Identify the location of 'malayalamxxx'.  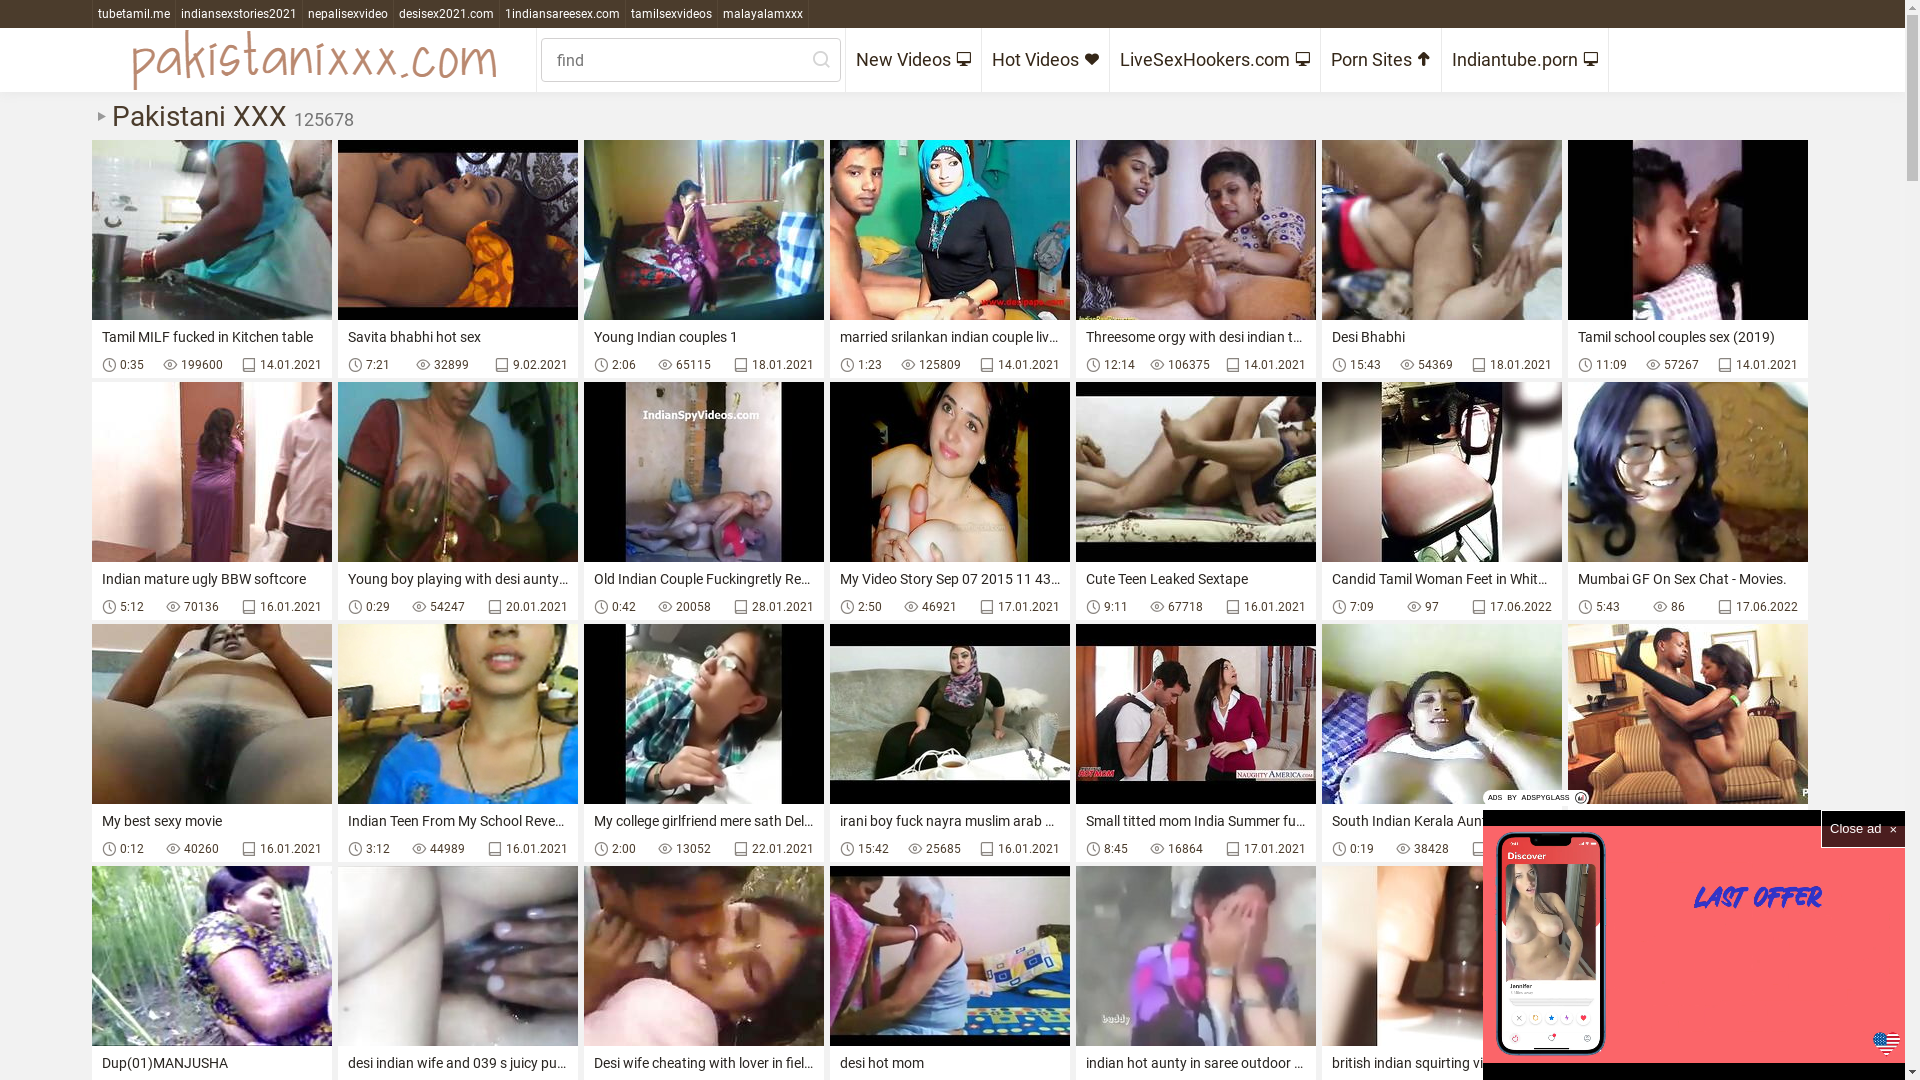
(762, 14).